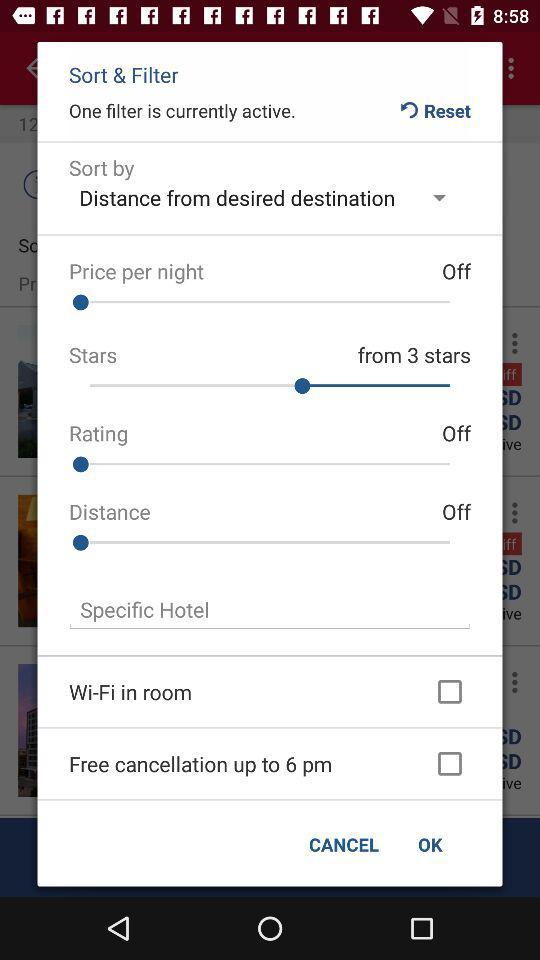 This screenshot has width=540, height=960. Describe the element at coordinates (270, 608) in the screenshot. I see `field to specify hotel` at that location.